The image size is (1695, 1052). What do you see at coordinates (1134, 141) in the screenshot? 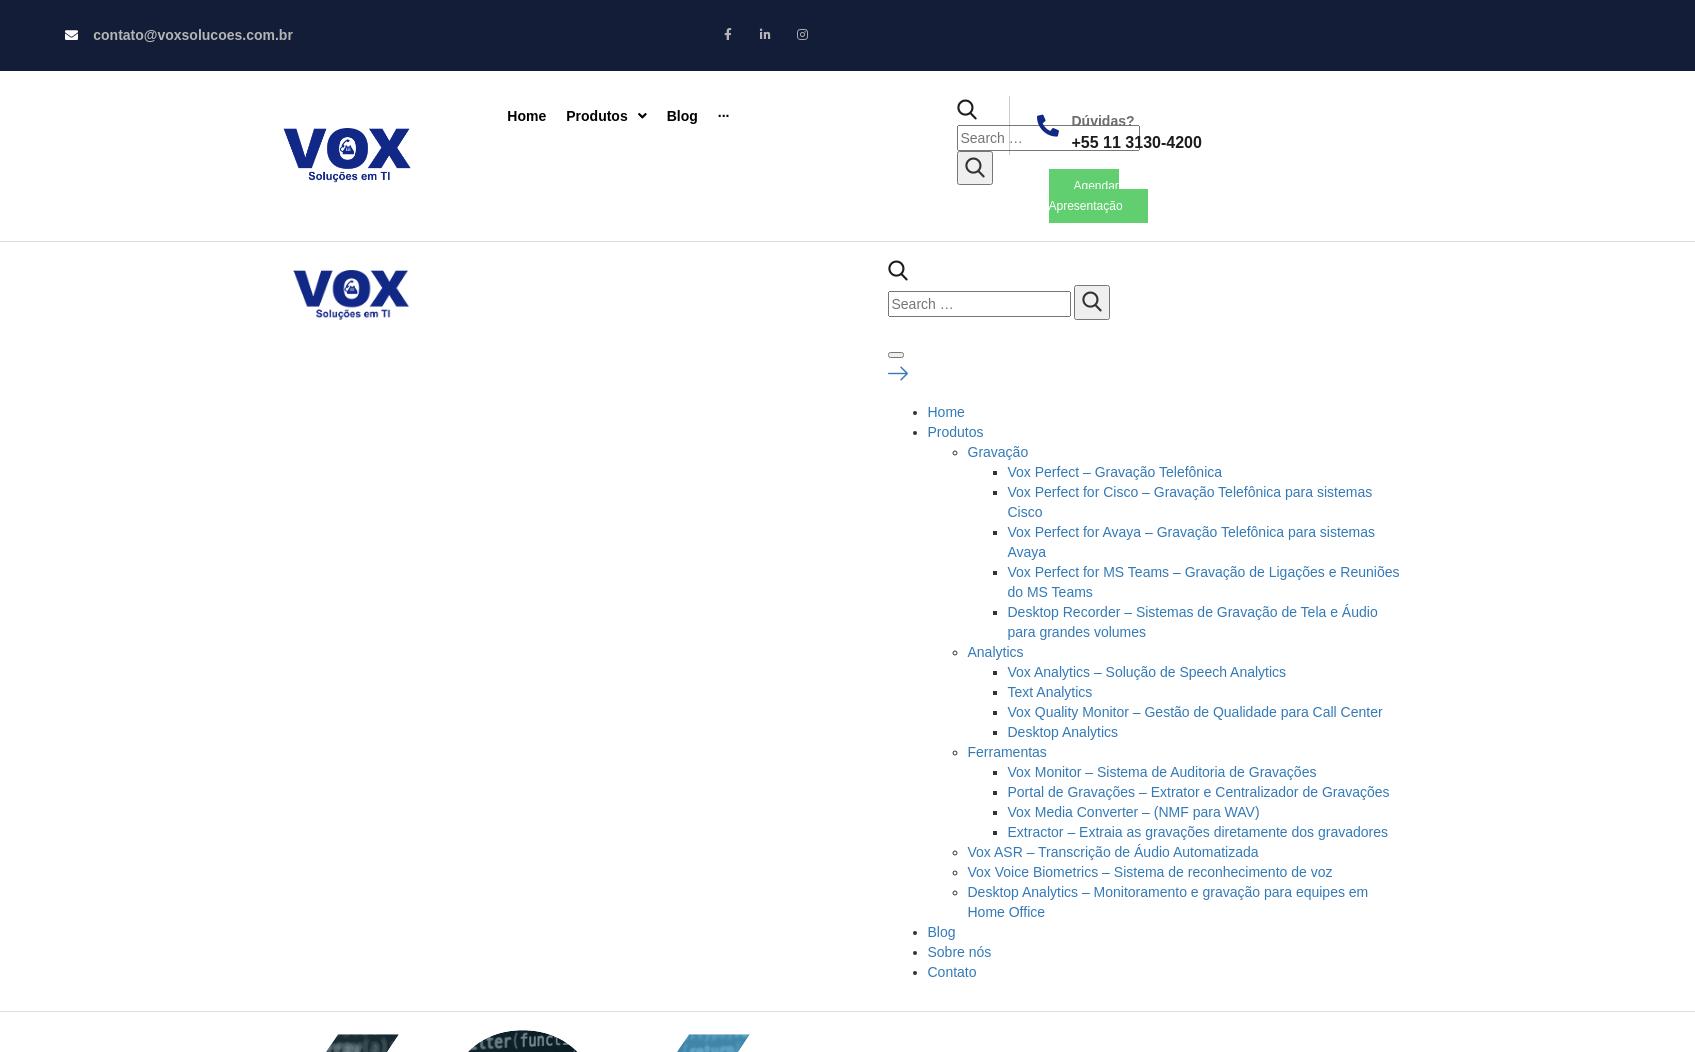
I see `'+55 11 3130-4200'` at bounding box center [1134, 141].